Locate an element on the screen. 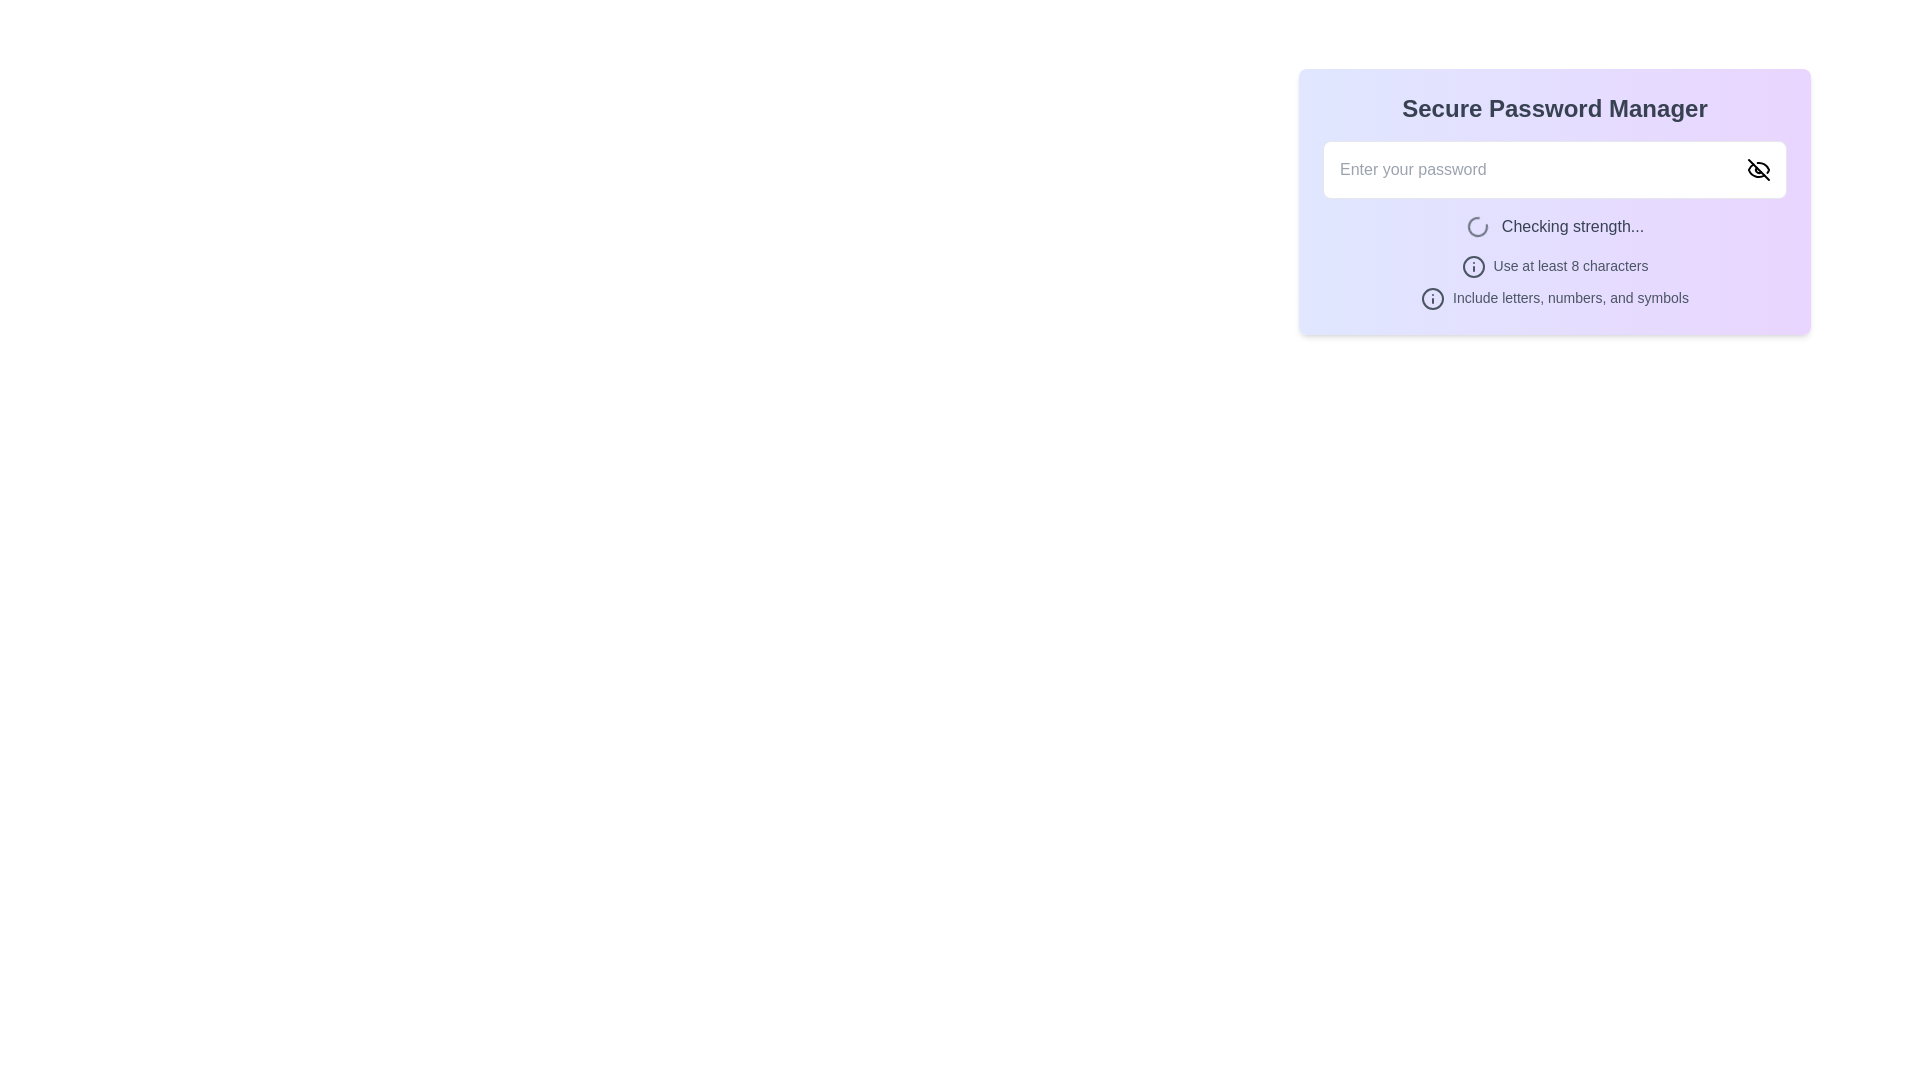  the spinning loader icon within the 'Secure Password Manager' card-styled component for strength checking feedback is located at coordinates (1554, 201).